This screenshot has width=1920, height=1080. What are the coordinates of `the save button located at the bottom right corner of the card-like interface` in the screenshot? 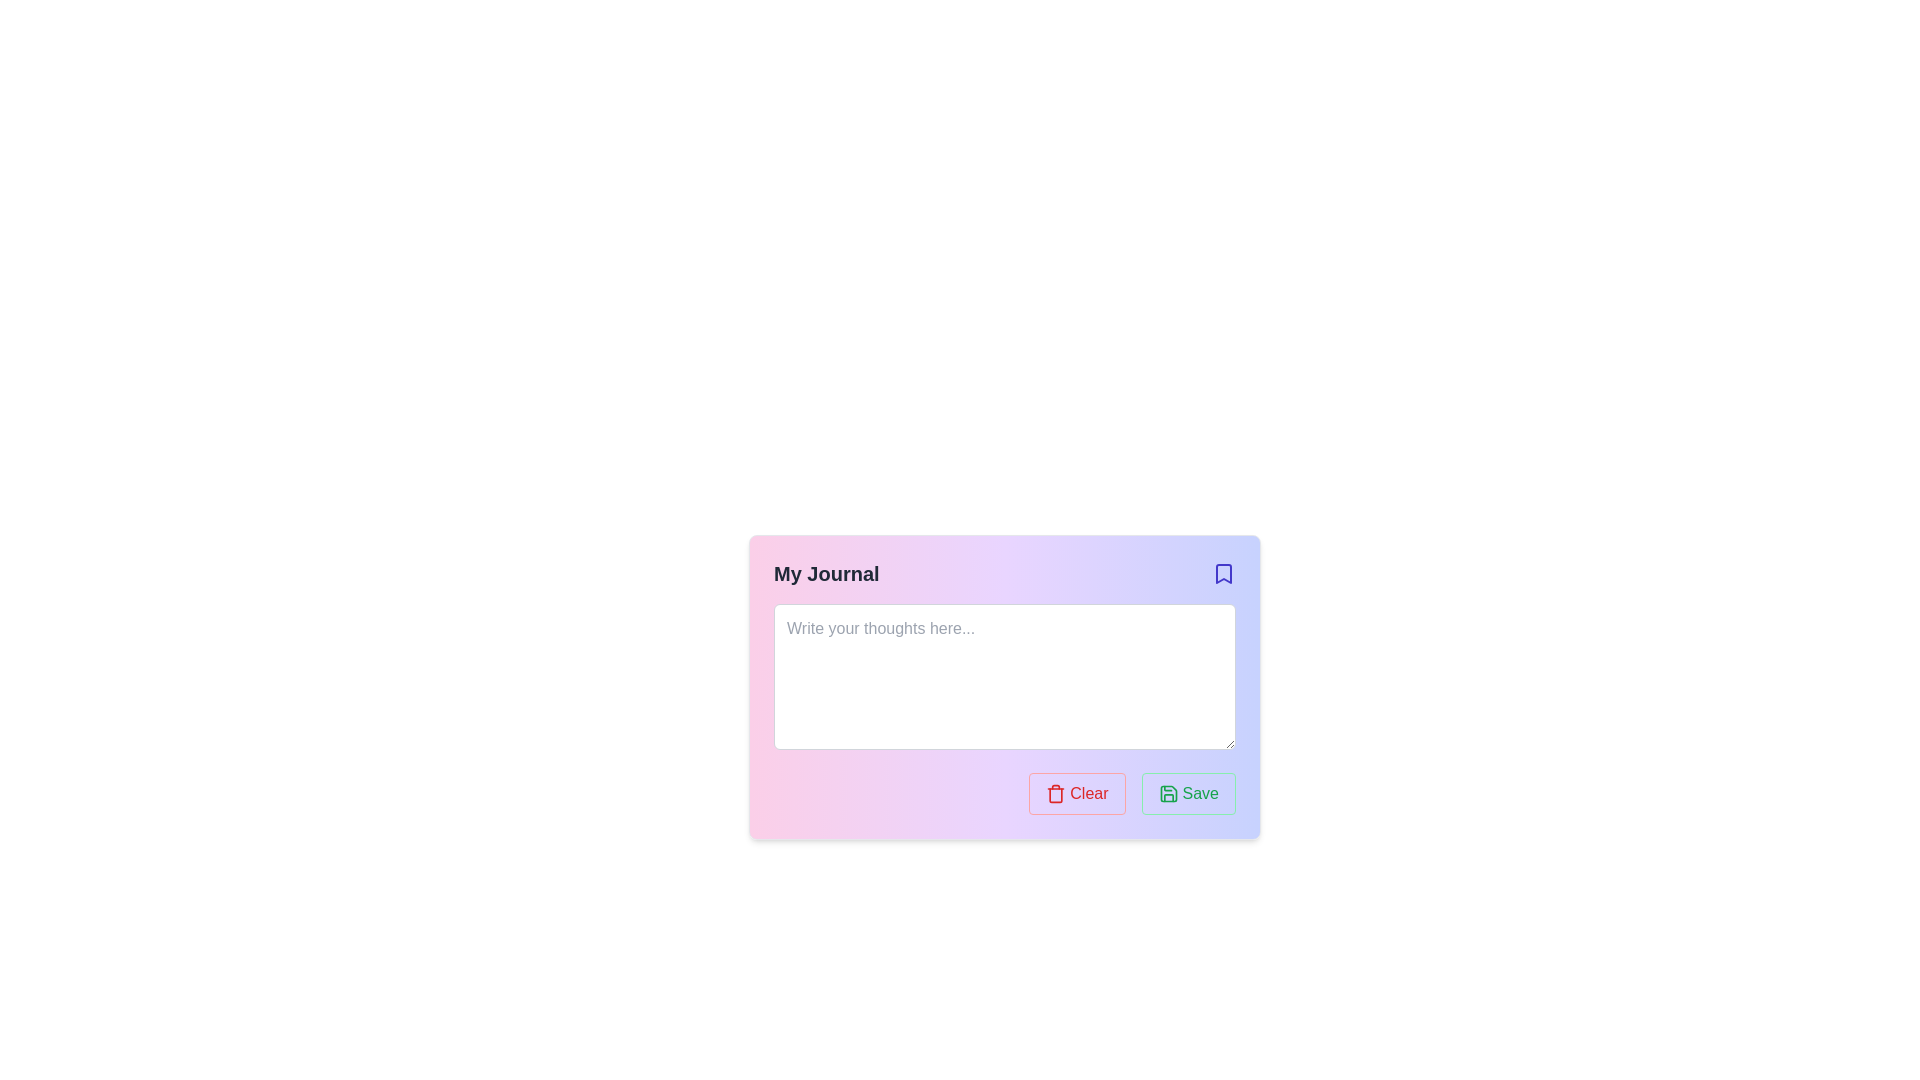 It's located at (1188, 793).